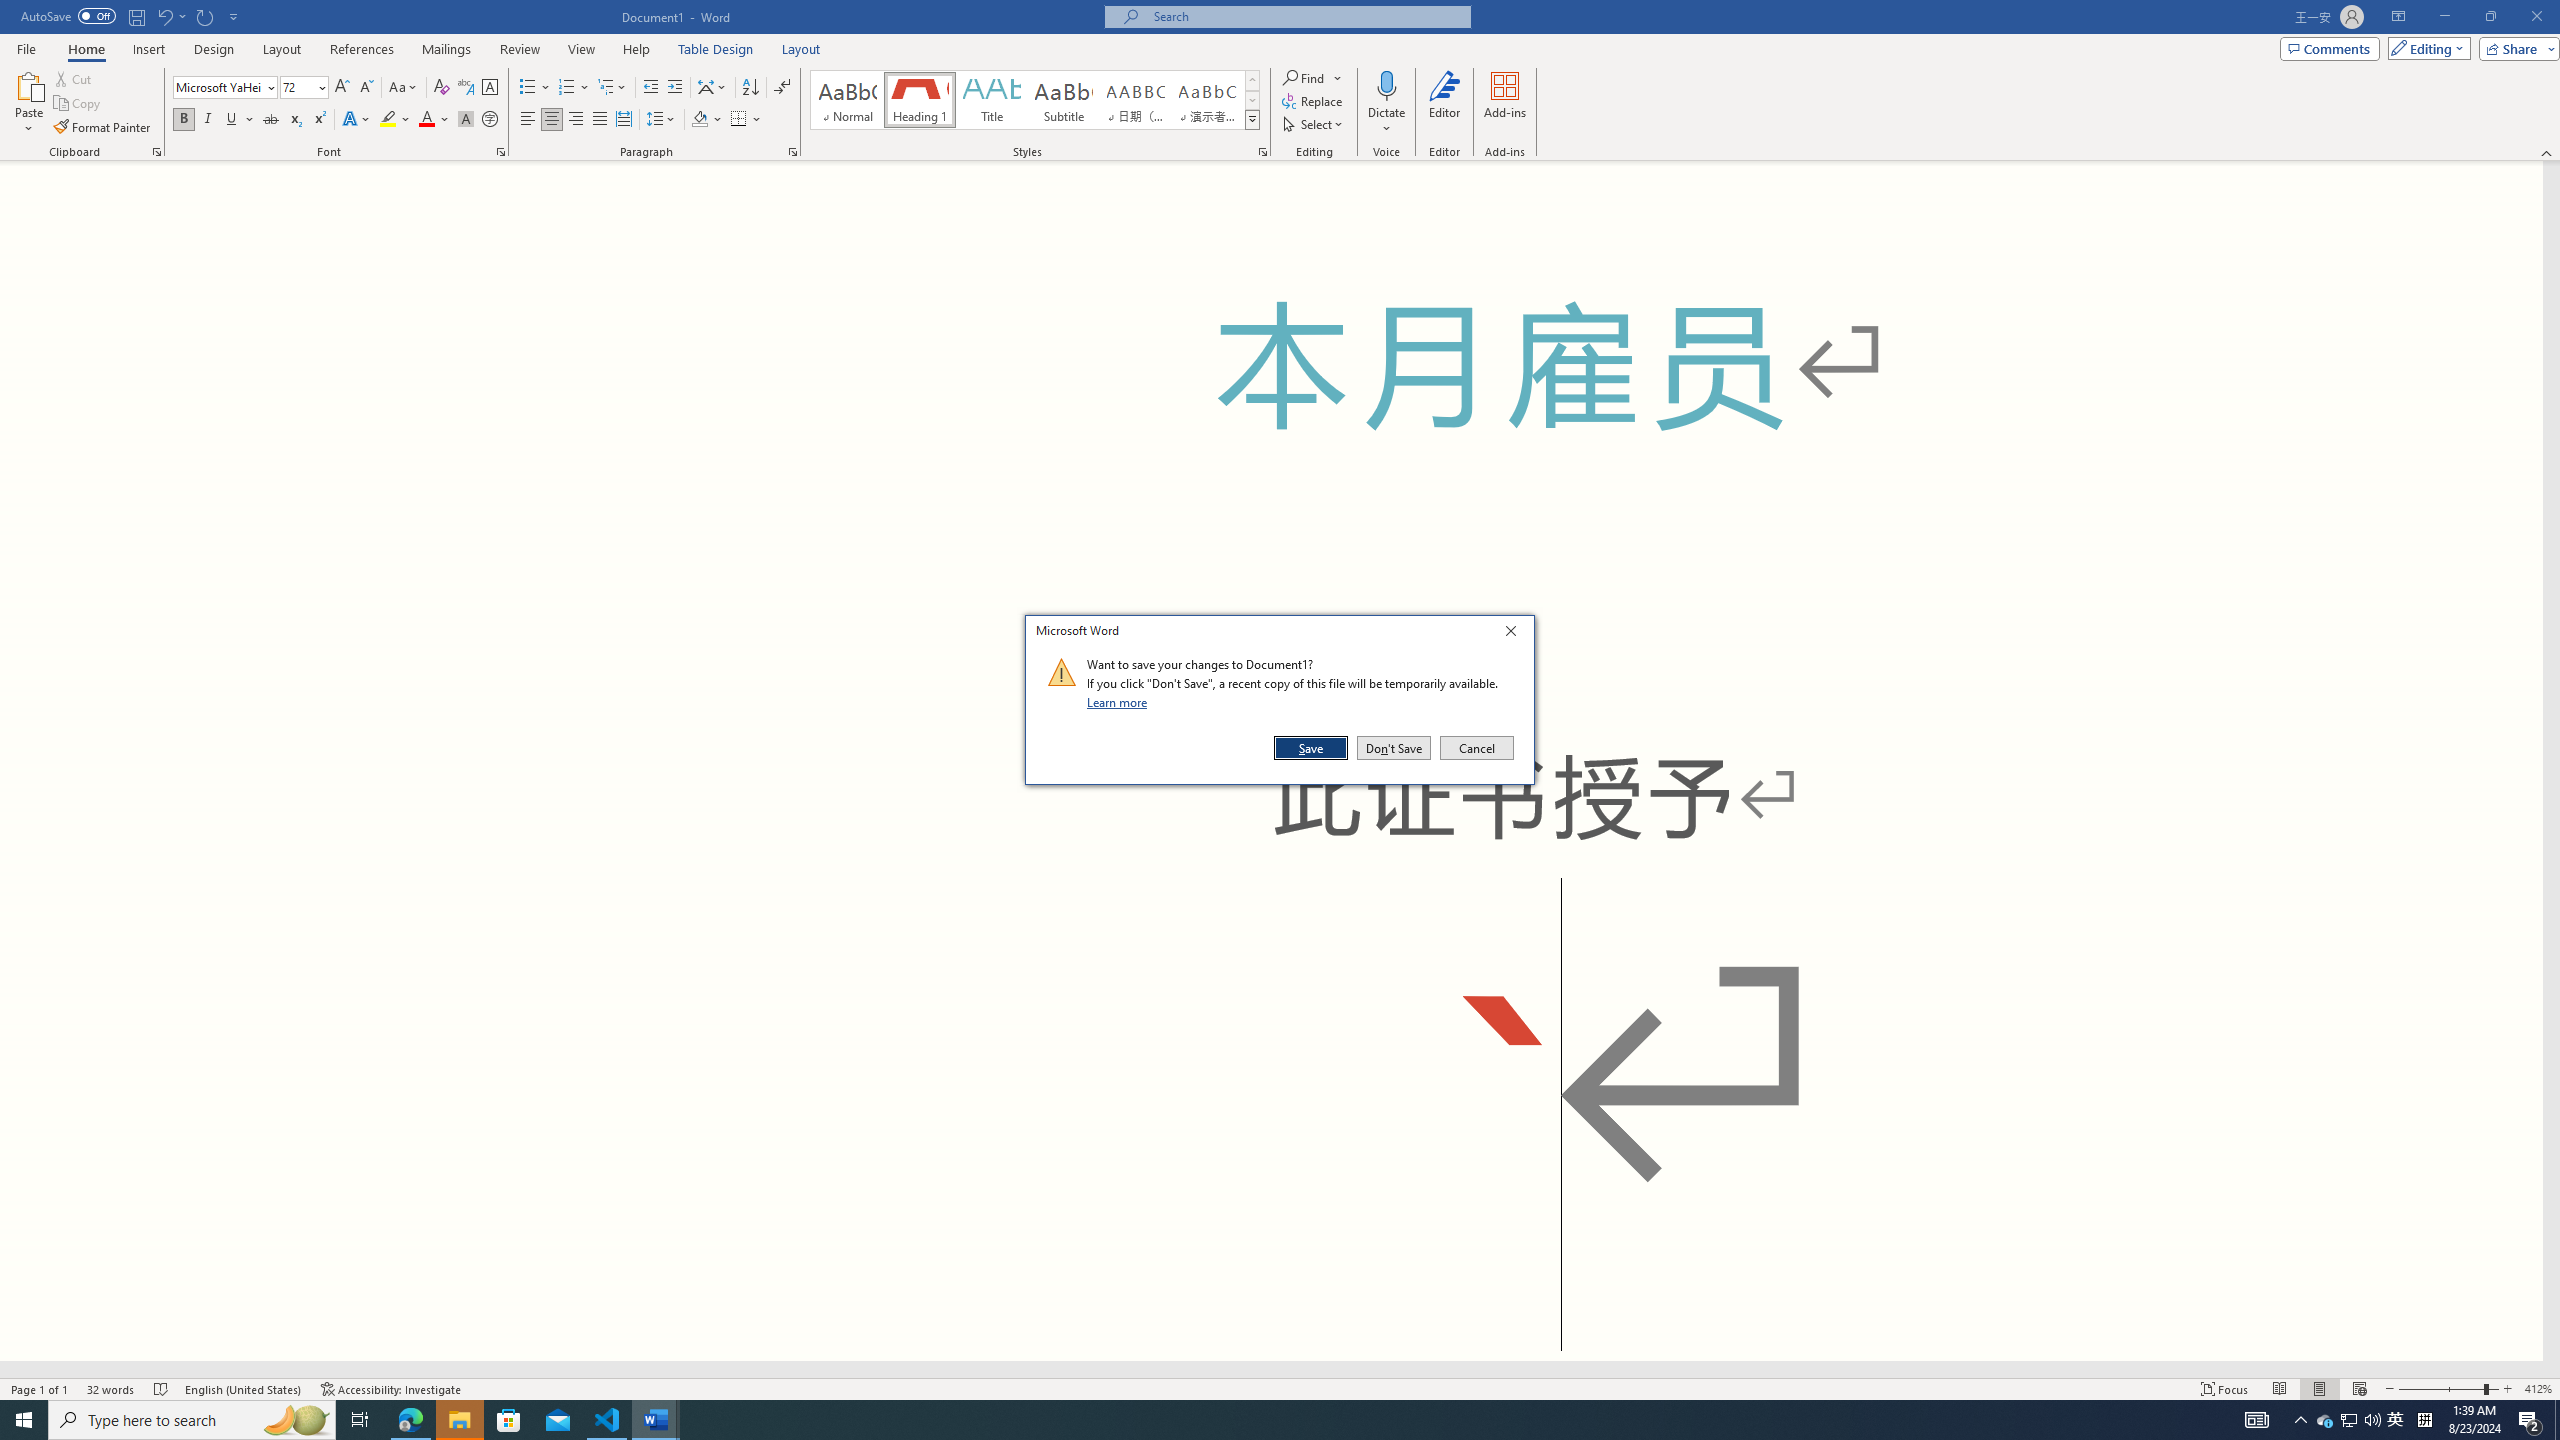  I want to click on 'Word - 2 running windows', so click(656, 1418).